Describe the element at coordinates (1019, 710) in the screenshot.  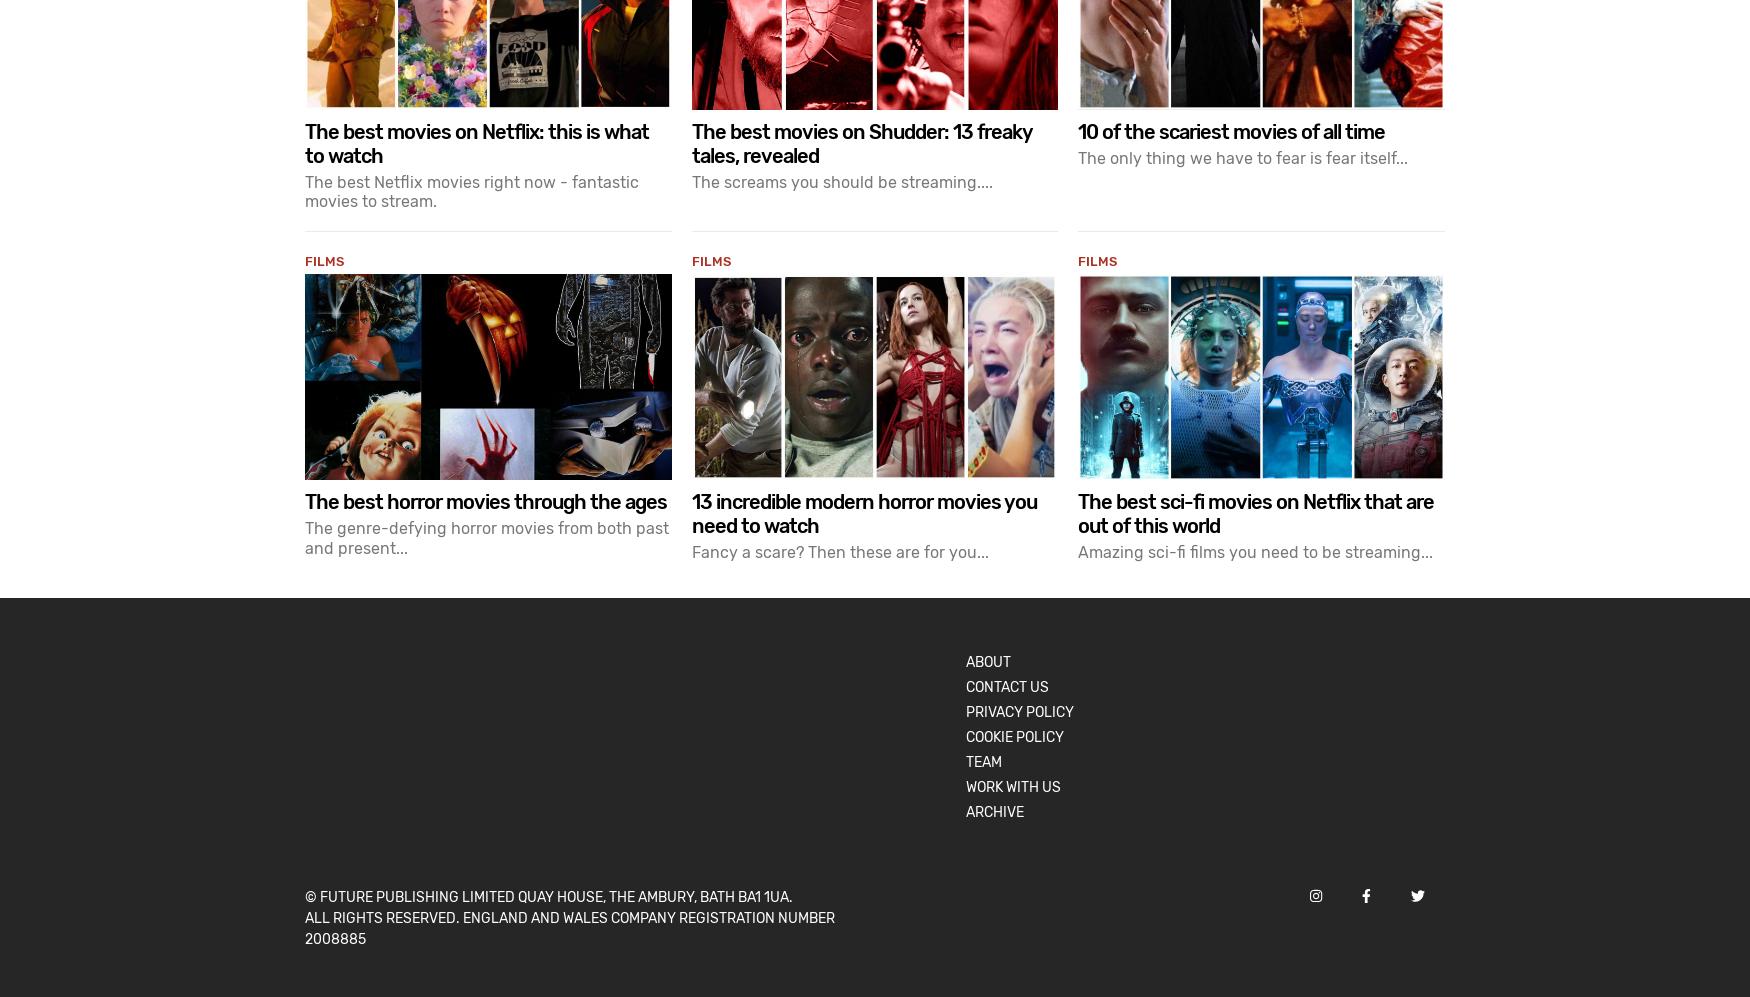
I see `'Privacy Policy'` at that location.